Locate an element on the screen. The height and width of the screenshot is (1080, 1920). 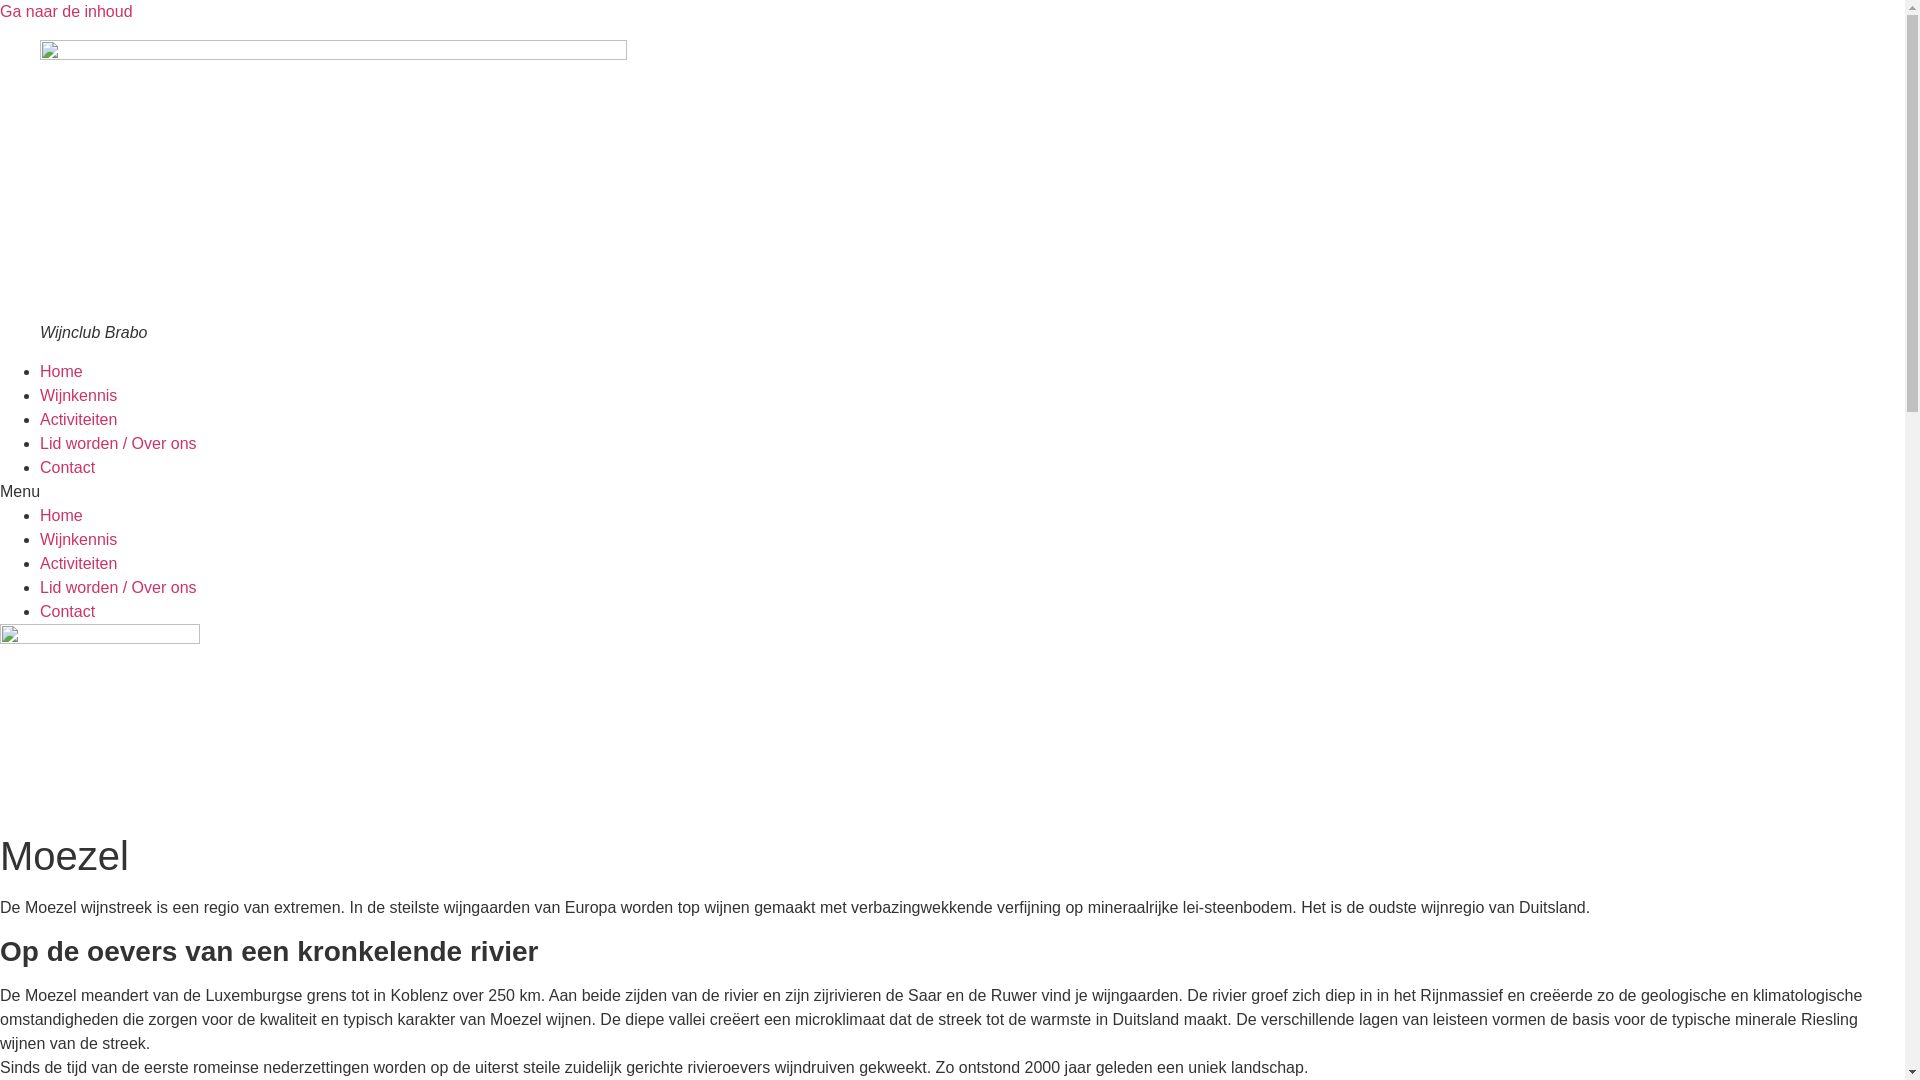
'Home' is located at coordinates (39, 514).